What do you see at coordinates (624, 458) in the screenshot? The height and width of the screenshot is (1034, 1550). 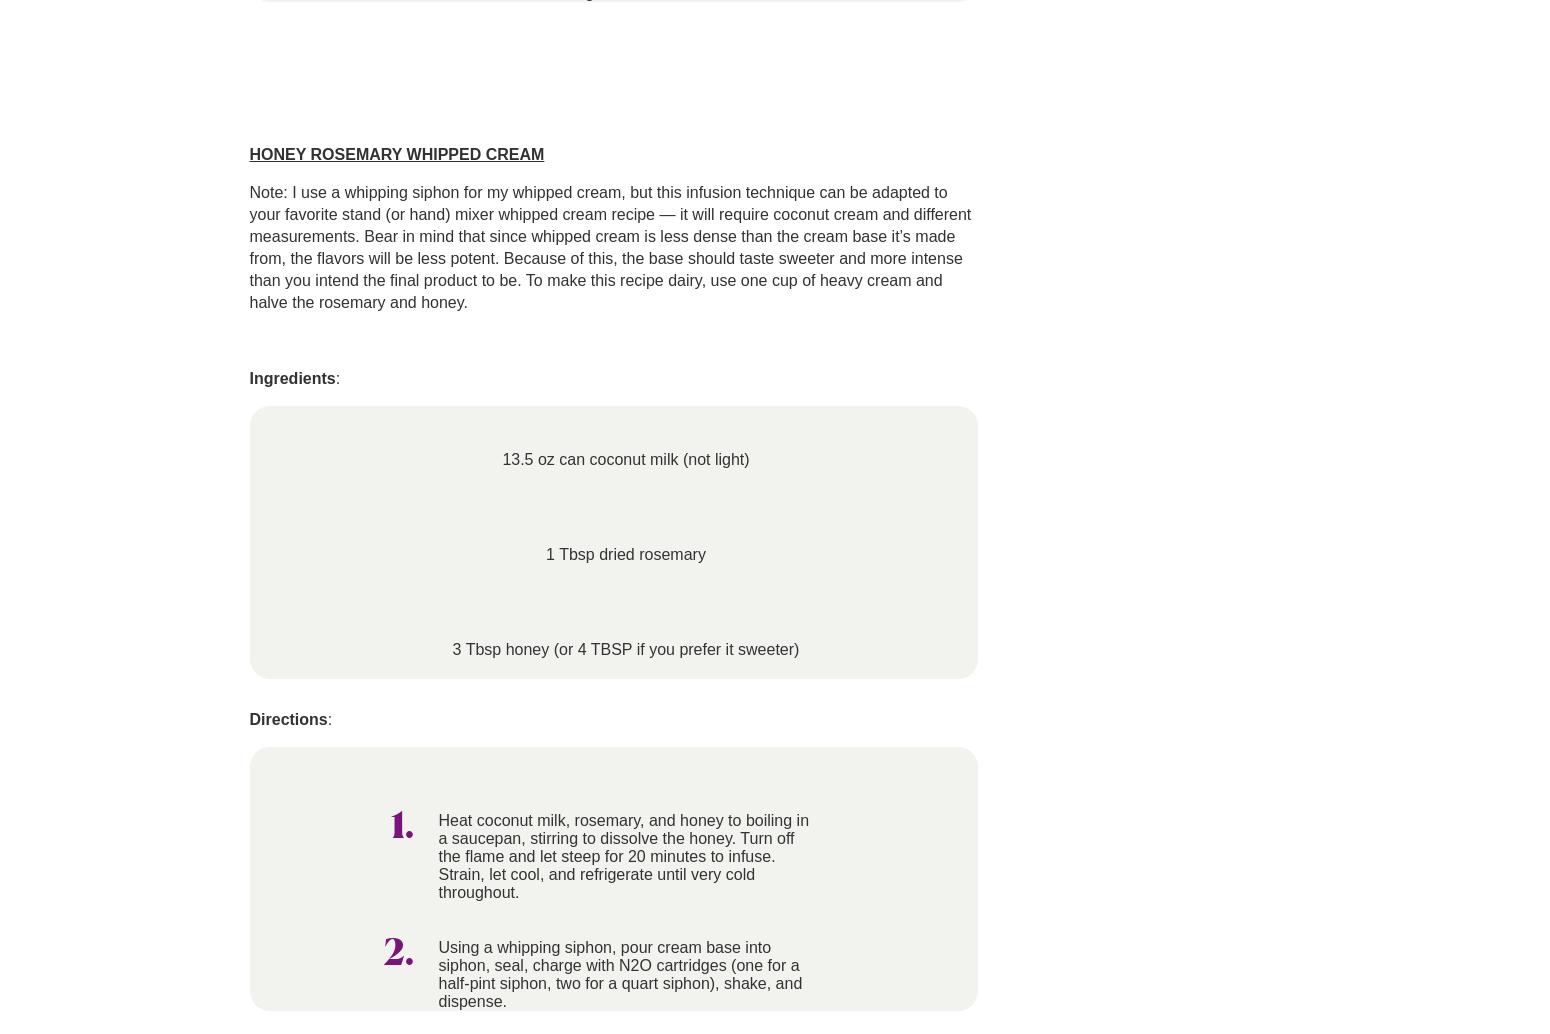 I see `'13.5 oz can coconut milk (not light)'` at bounding box center [624, 458].